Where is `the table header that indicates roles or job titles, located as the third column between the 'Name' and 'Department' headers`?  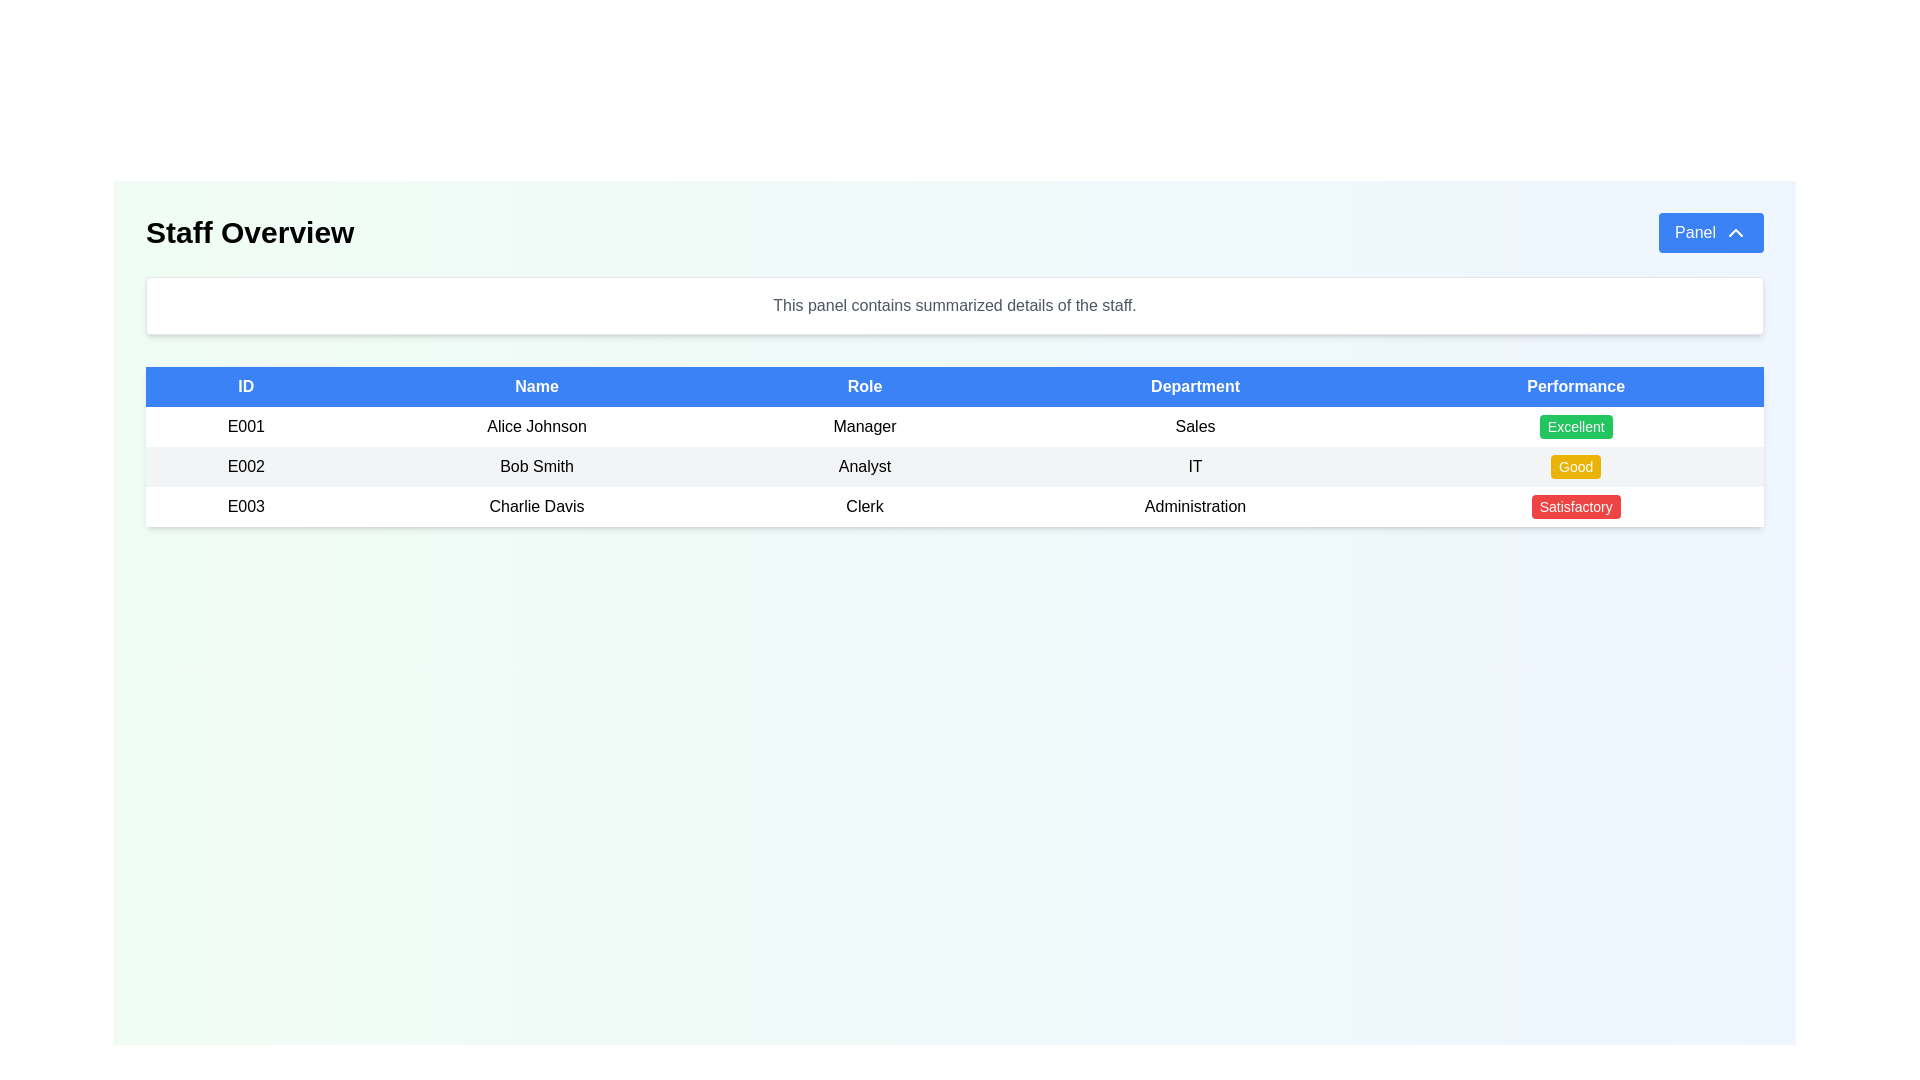 the table header that indicates roles or job titles, located as the third column between the 'Name' and 'Department' headers is located at coordinates (864, 386).